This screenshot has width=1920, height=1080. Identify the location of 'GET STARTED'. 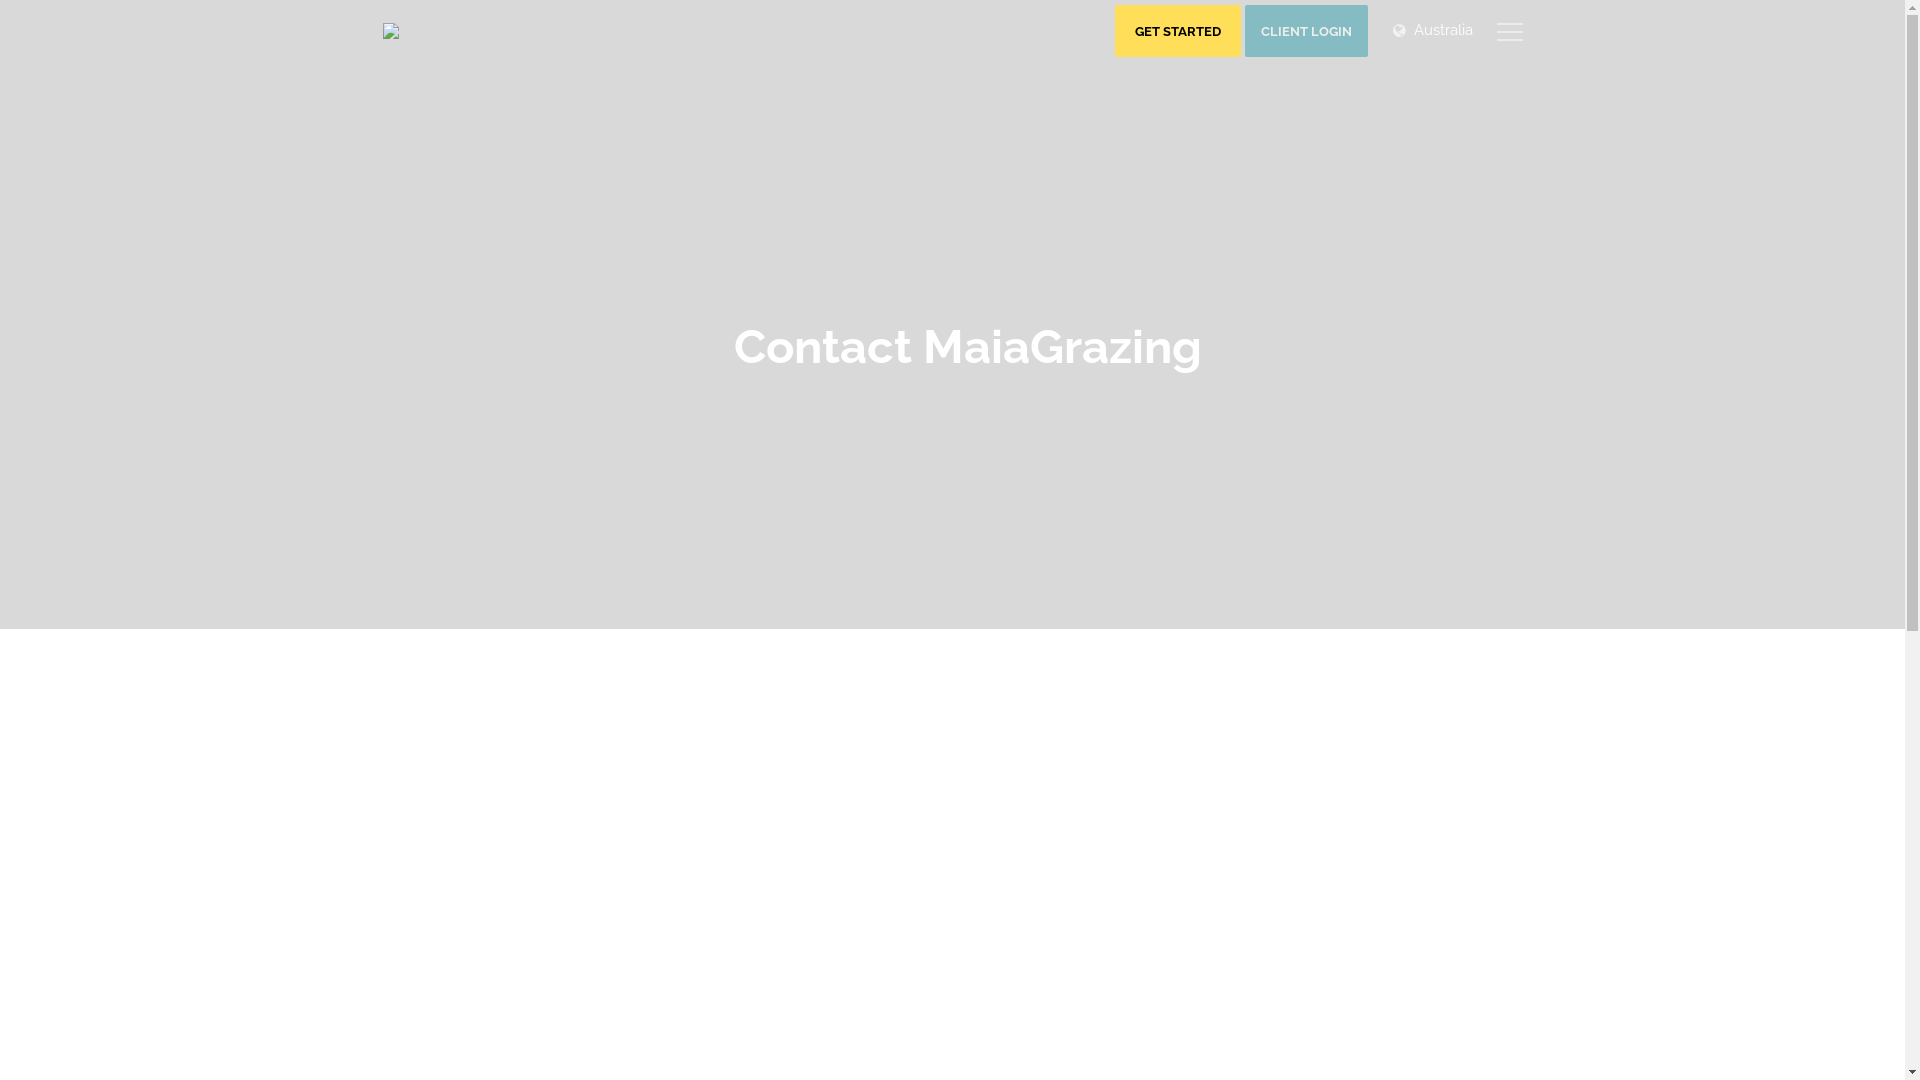
(1176, 30).